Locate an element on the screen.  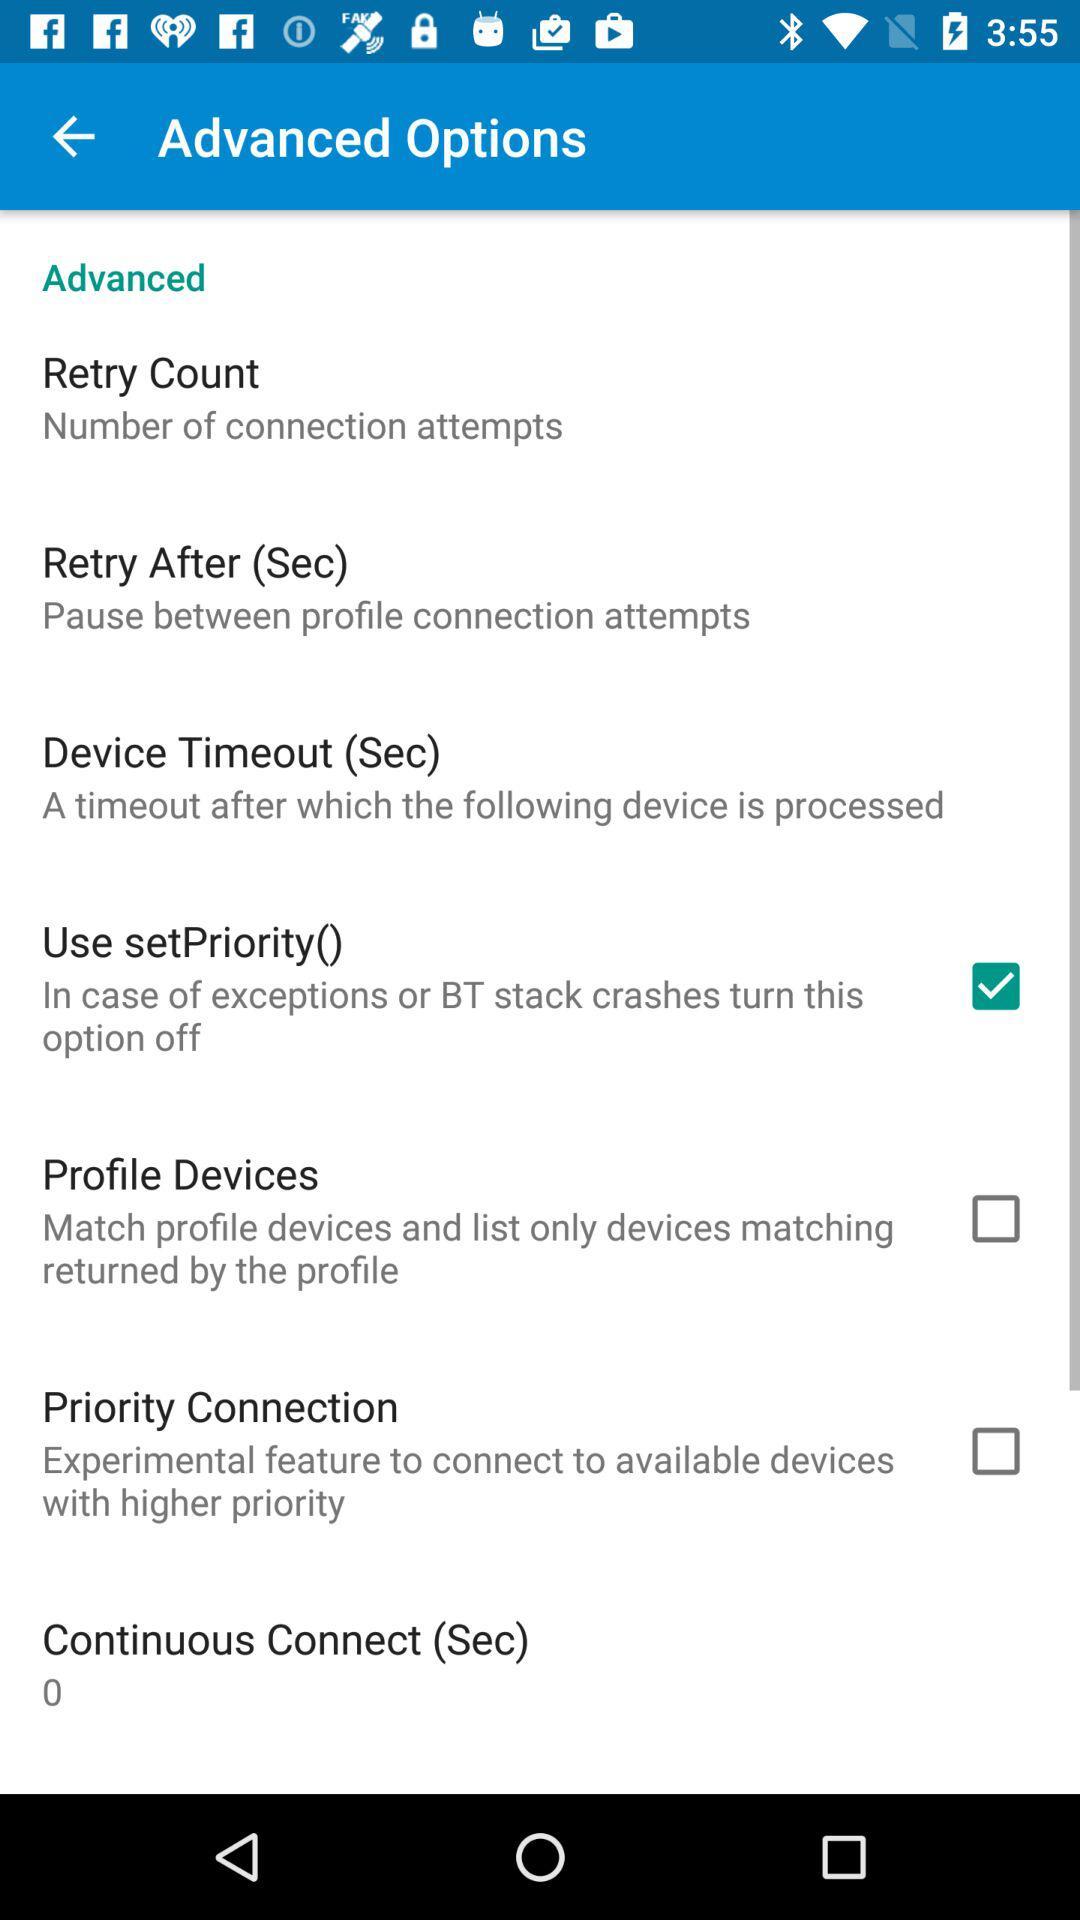
previous is located at coordinates (72, 135).